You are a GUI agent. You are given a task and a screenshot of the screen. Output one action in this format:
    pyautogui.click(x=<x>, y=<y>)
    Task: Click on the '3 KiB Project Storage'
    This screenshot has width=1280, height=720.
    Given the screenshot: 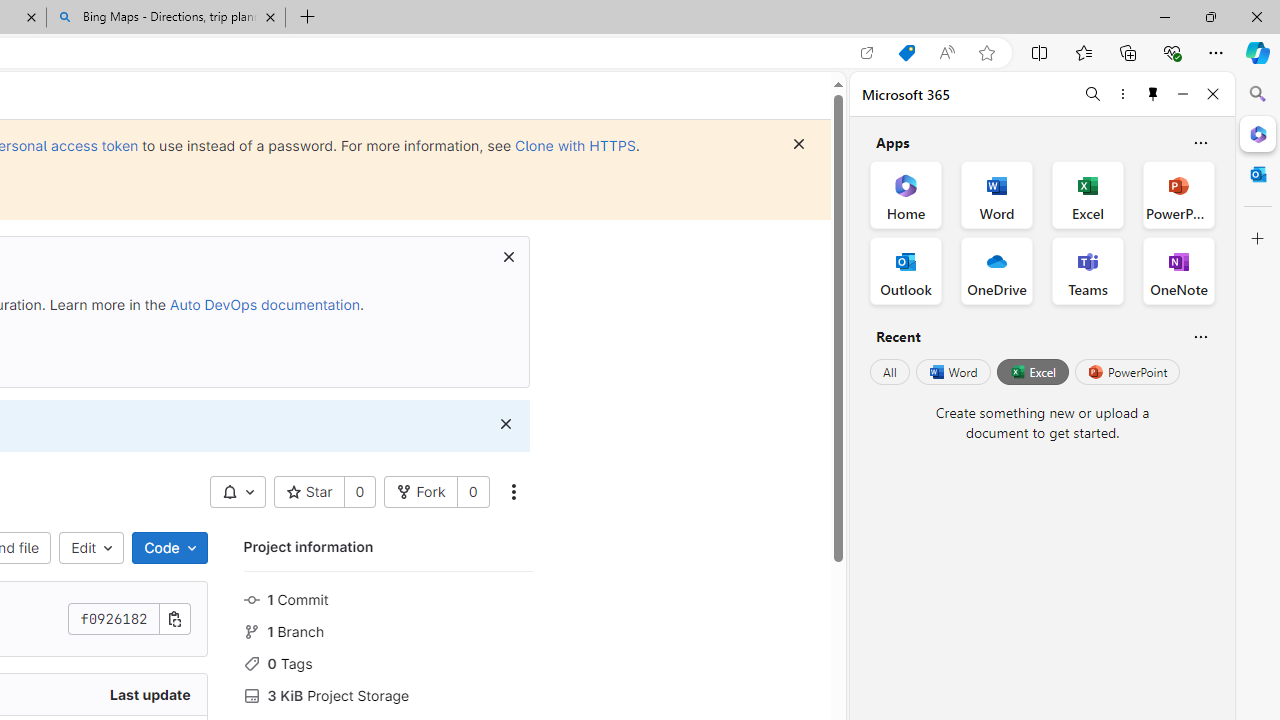 What is the action you would take?
    pyautogui.click(x=387, y=692)
    